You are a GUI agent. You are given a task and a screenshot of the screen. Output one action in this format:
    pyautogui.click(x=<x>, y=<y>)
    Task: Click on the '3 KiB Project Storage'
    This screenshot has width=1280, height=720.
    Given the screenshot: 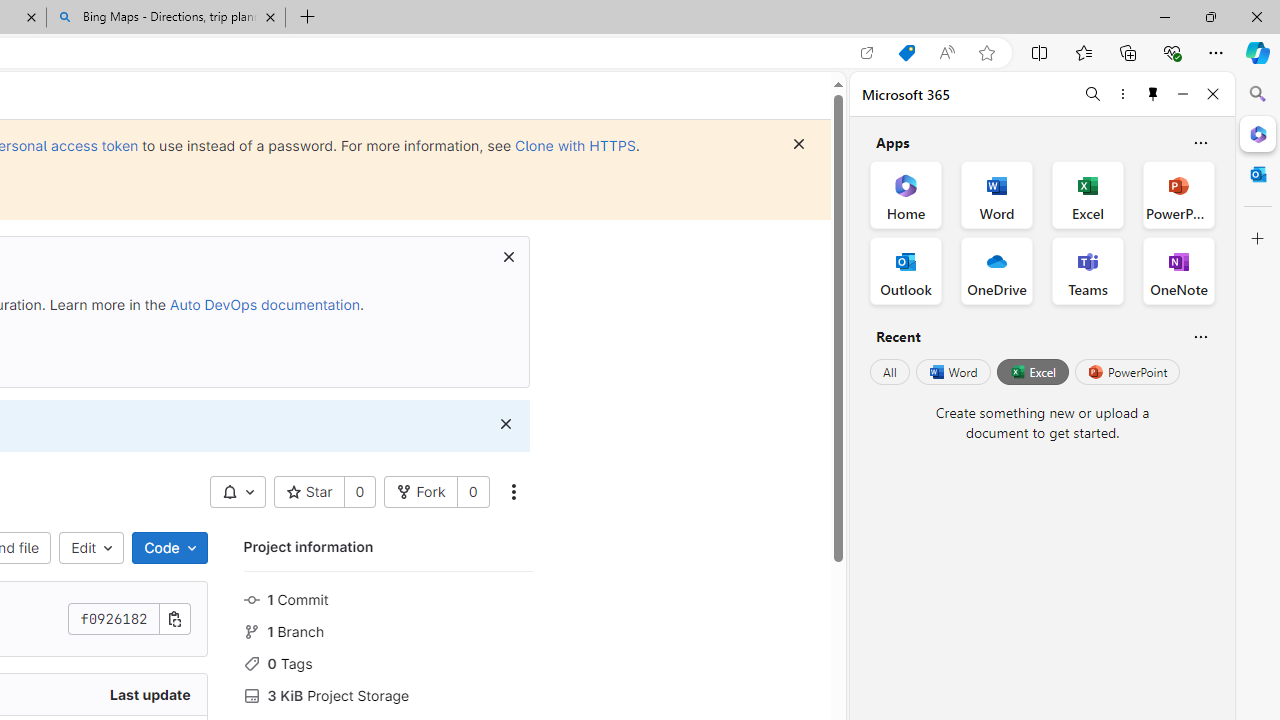 What is the action you would take?
    pyautogui.click(x=387, y=692)
    